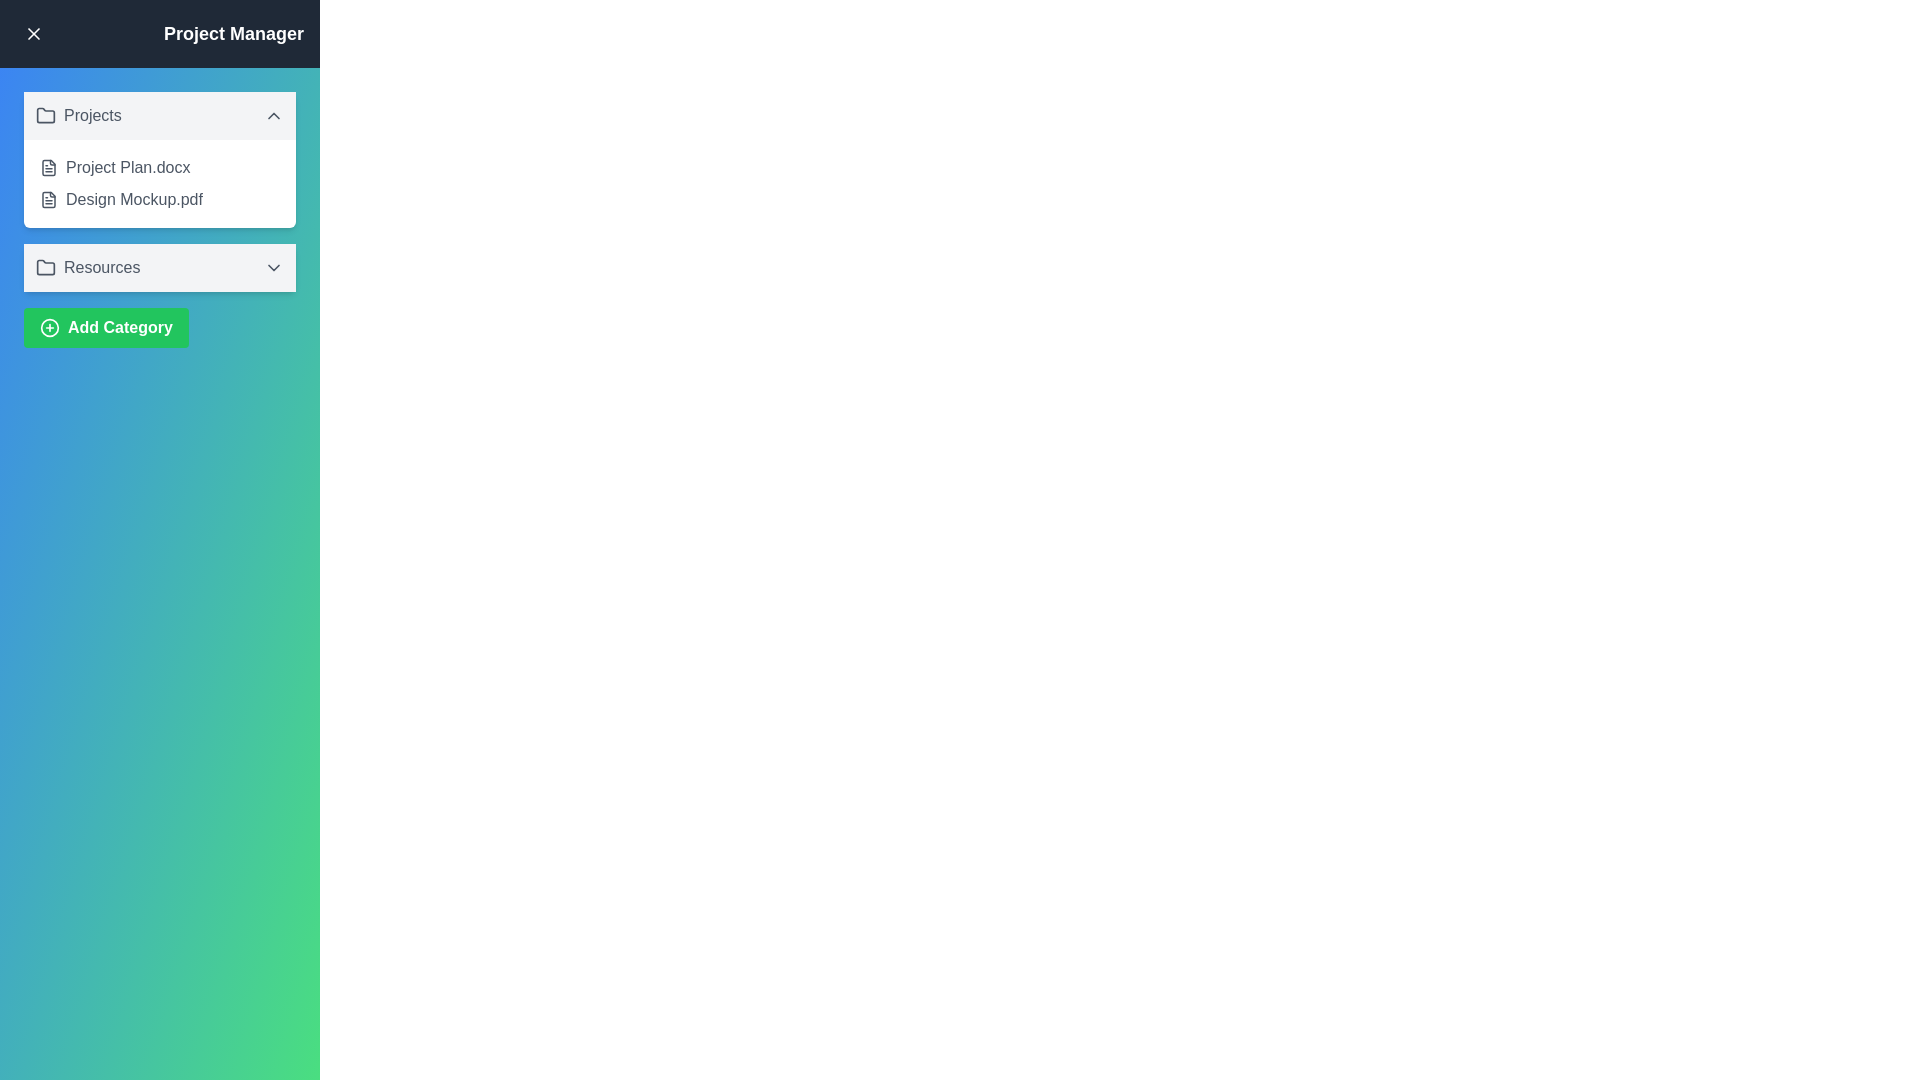 The height and width of the screenshot is (1080, 1920). Describe the element at coordinates (158, 115) in the screenshot. I see `the 'Projects' collapsible header bar for keyboard navigation` at that location.